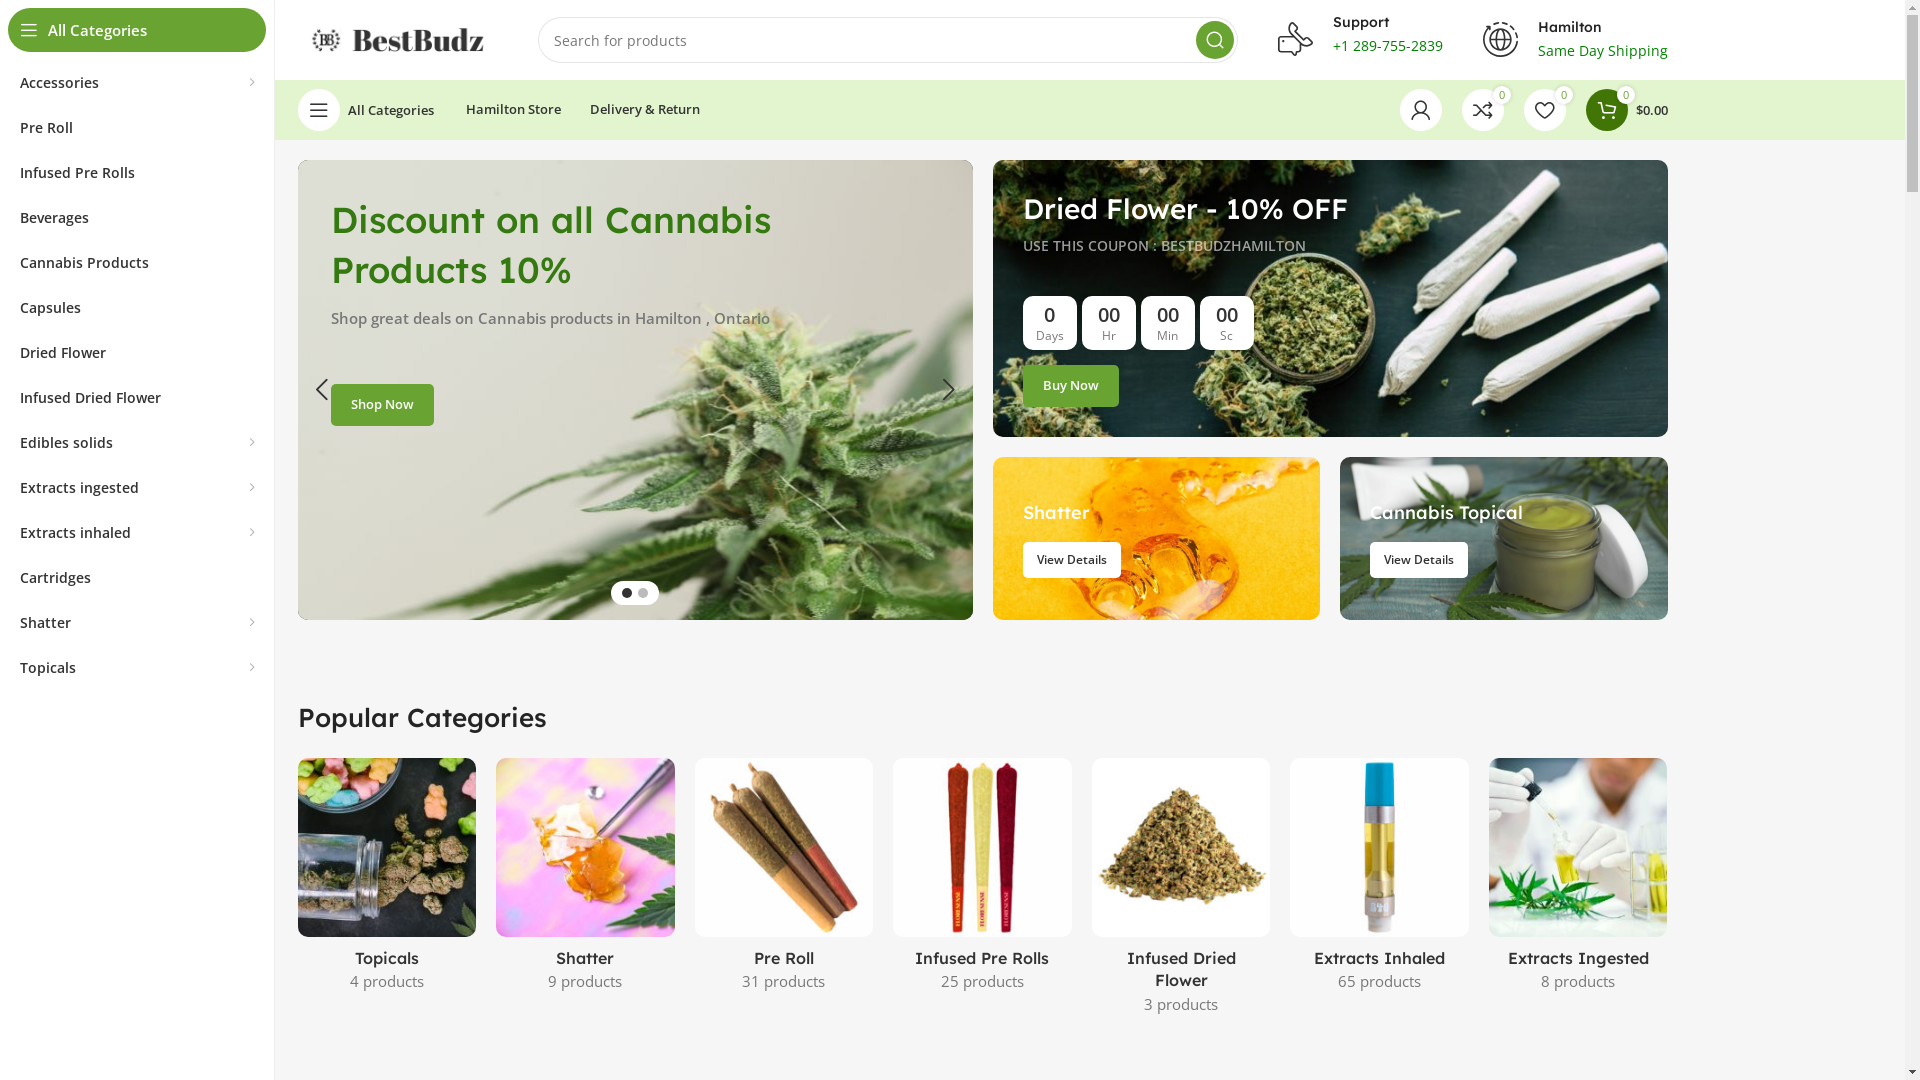 The image size is (1920, 1080). Describe the element at coordinates (136, 351) in the screenshot. I see `'Dried Flower'` at that location.